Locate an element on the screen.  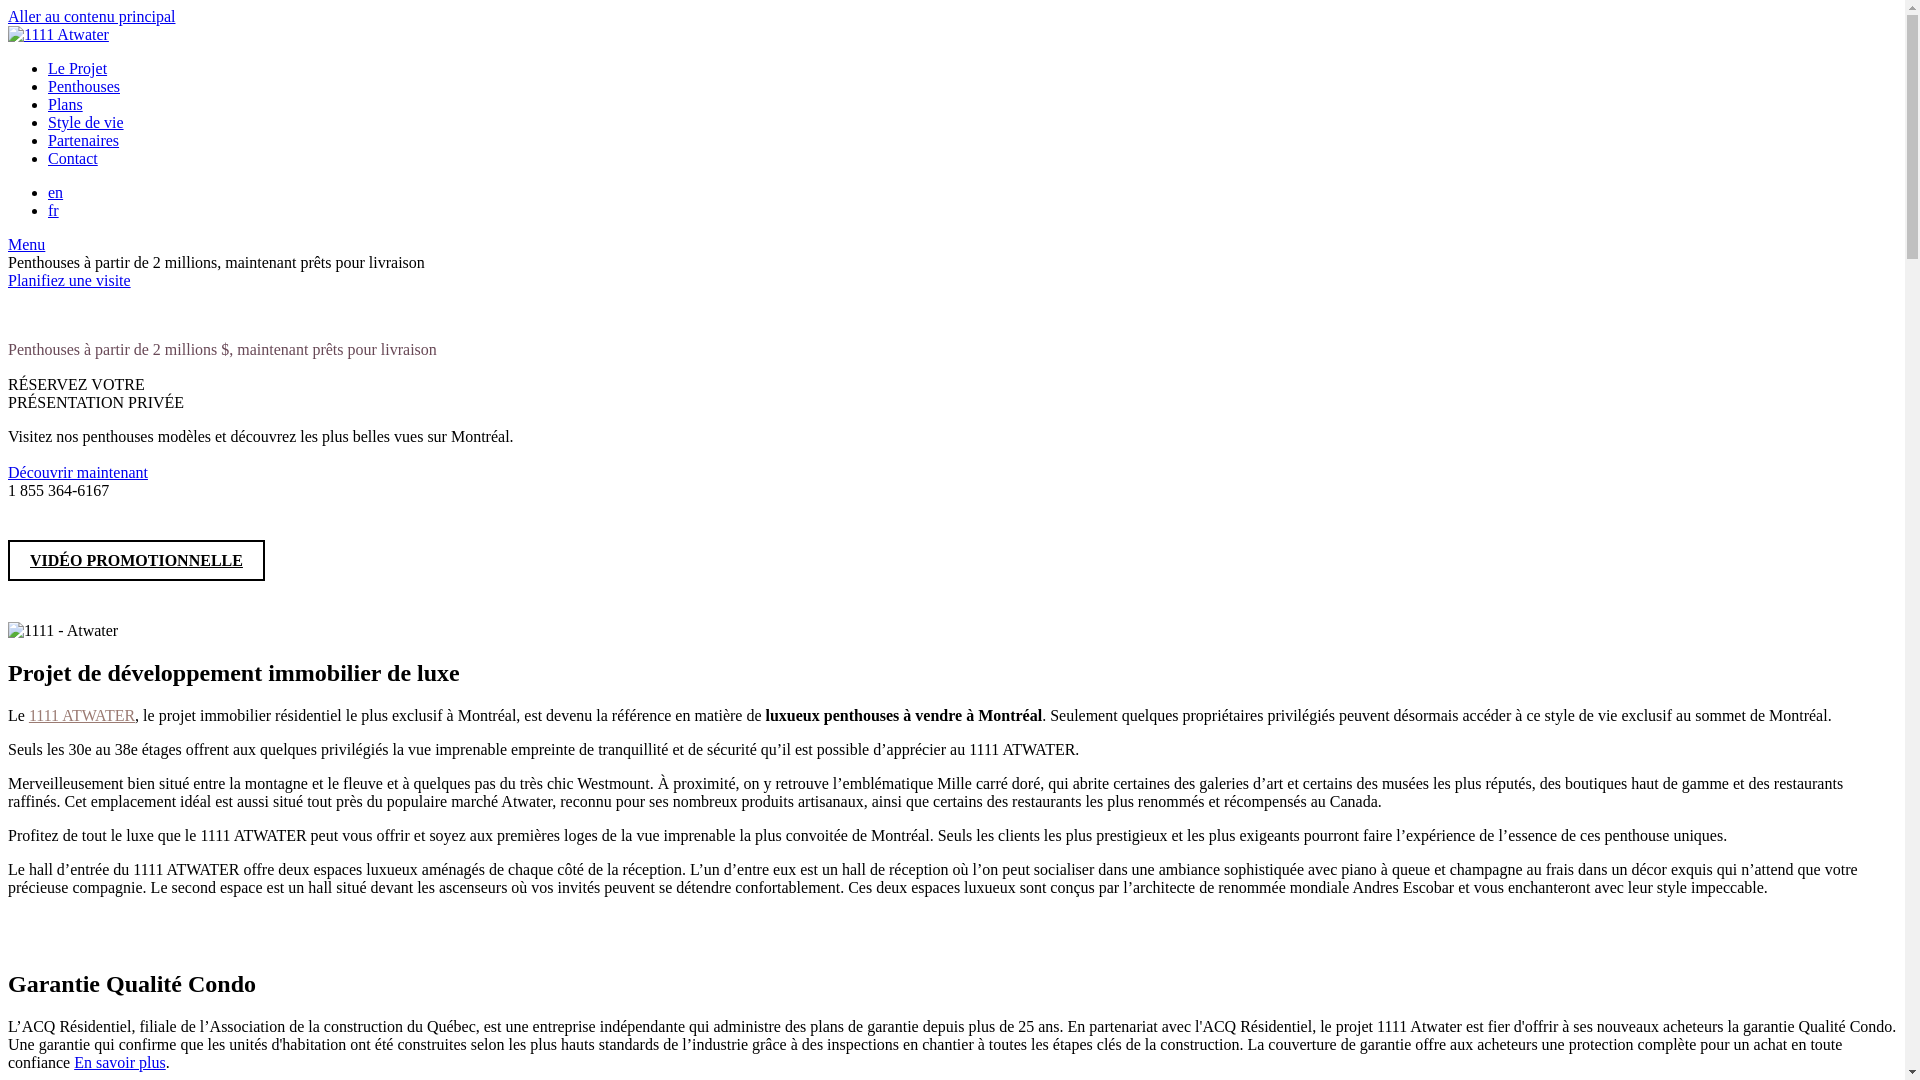
'Le Projet' is located at coordinates (77, 67).